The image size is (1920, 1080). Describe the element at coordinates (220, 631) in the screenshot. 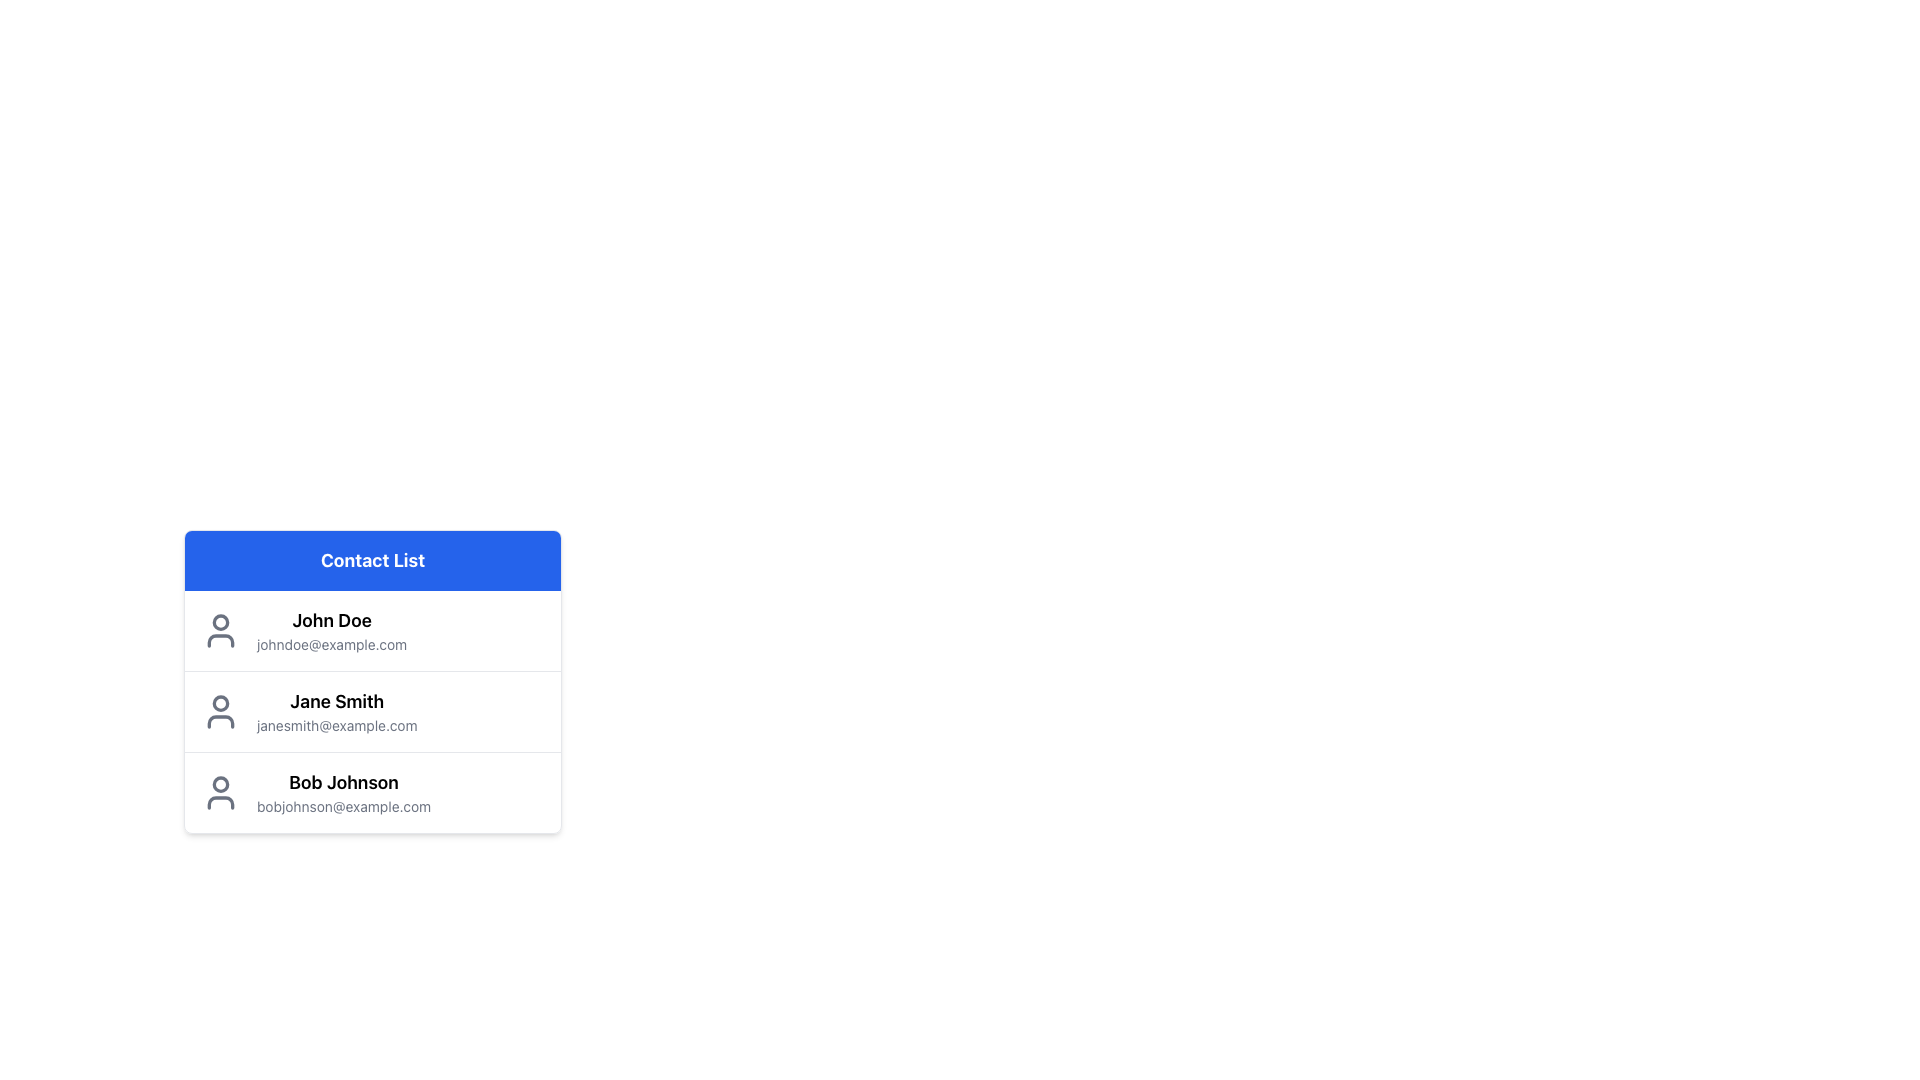

I see `the user icon in the contact list, which features a circular head and a semi-circular body, styled in grey, positioned to the left of the text 'John Doe' and 'johndoe@example.com'` at that location.